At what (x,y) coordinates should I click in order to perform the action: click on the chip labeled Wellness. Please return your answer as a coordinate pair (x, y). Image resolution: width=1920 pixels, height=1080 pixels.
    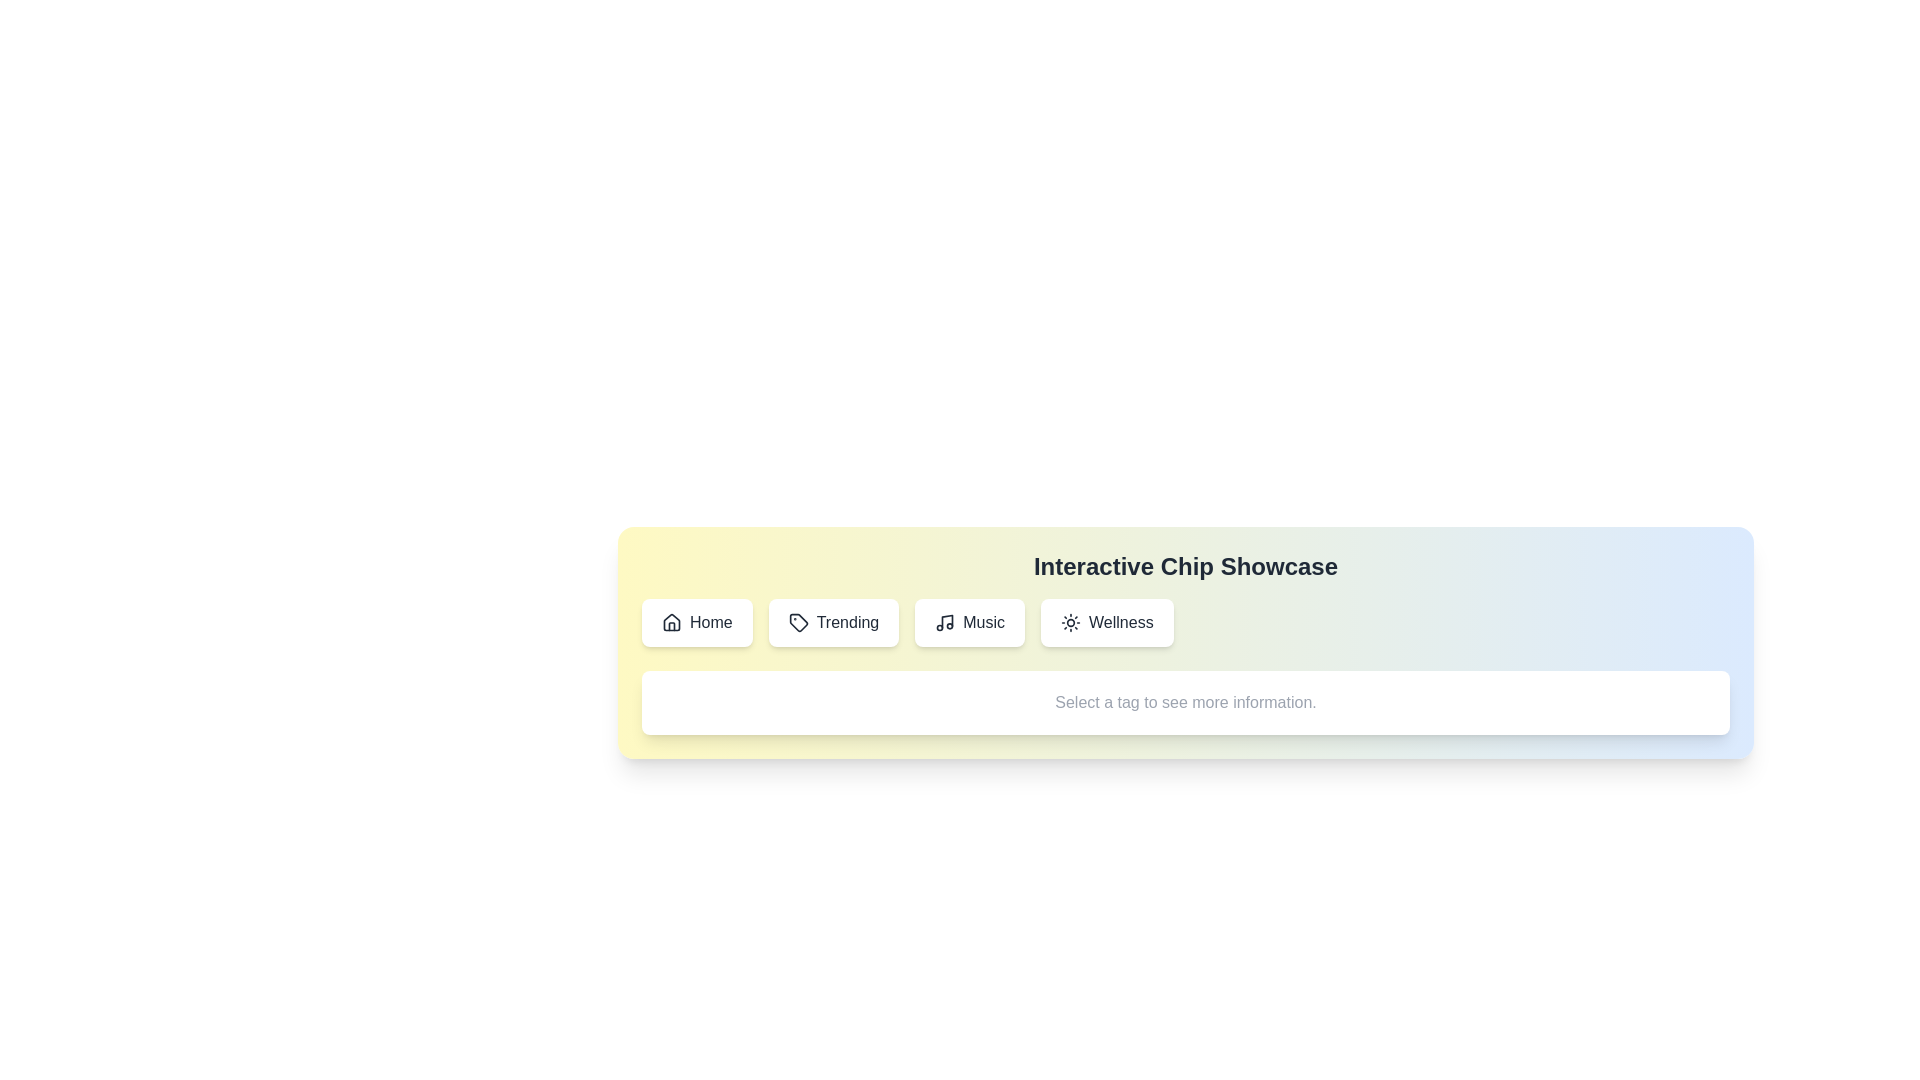
    Looking at the image, I should click on (1106, 622).